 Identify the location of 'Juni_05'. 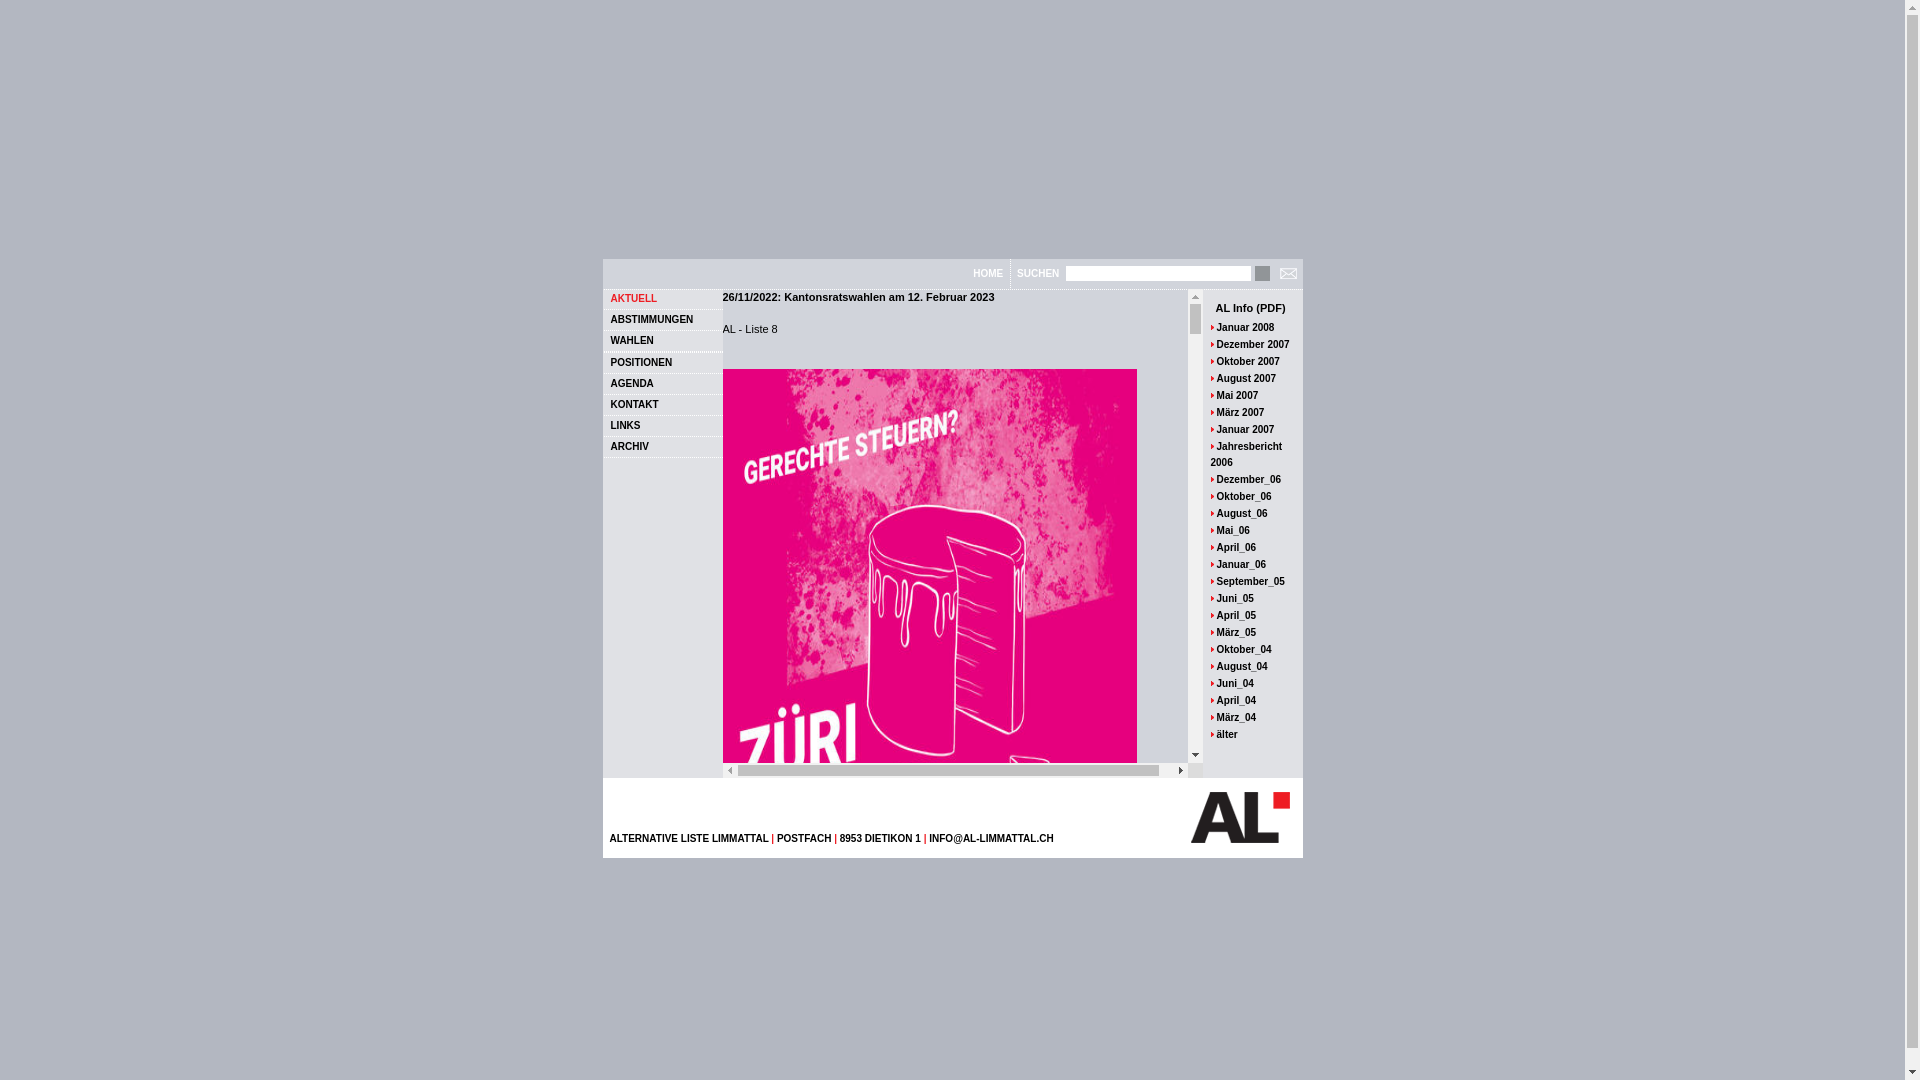
(1234, 596).